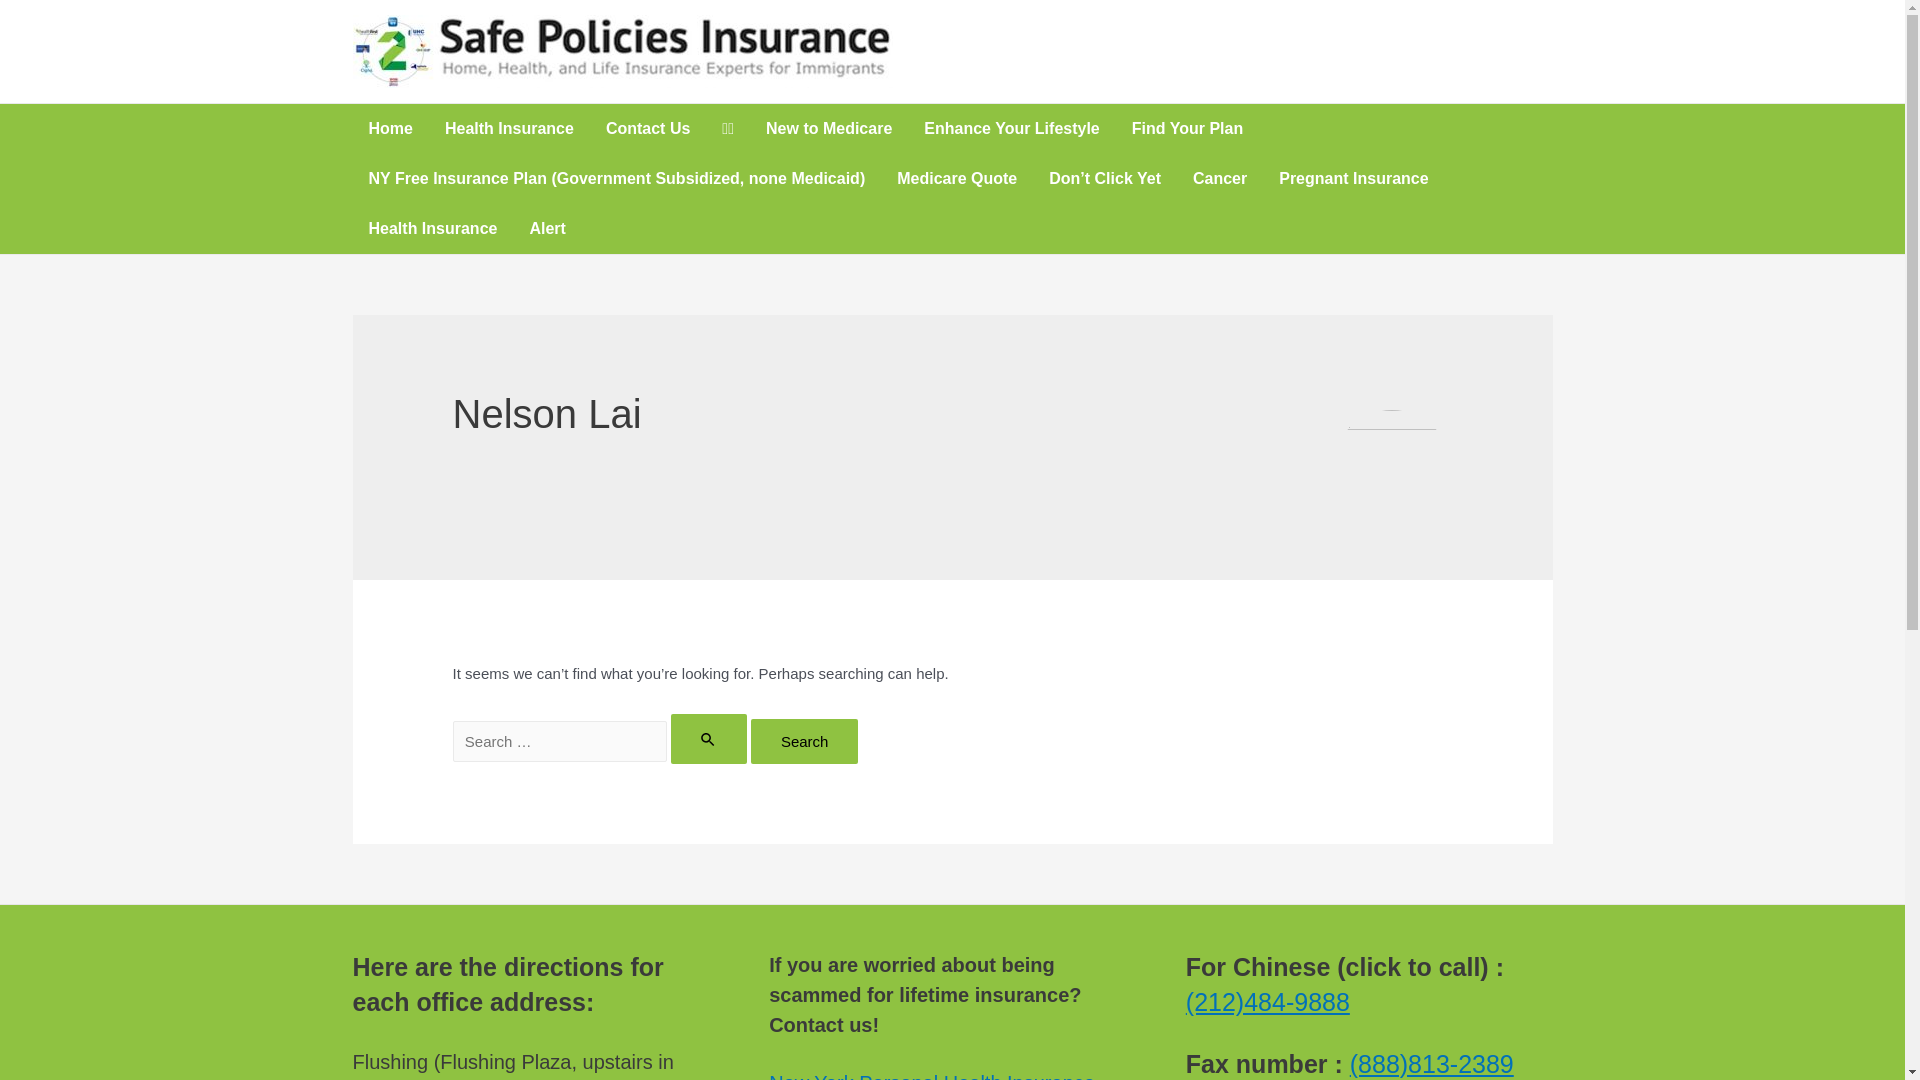 This screenshot has width=1920, height=1080. I want to click on 'Cancer', so click(1218, 177).